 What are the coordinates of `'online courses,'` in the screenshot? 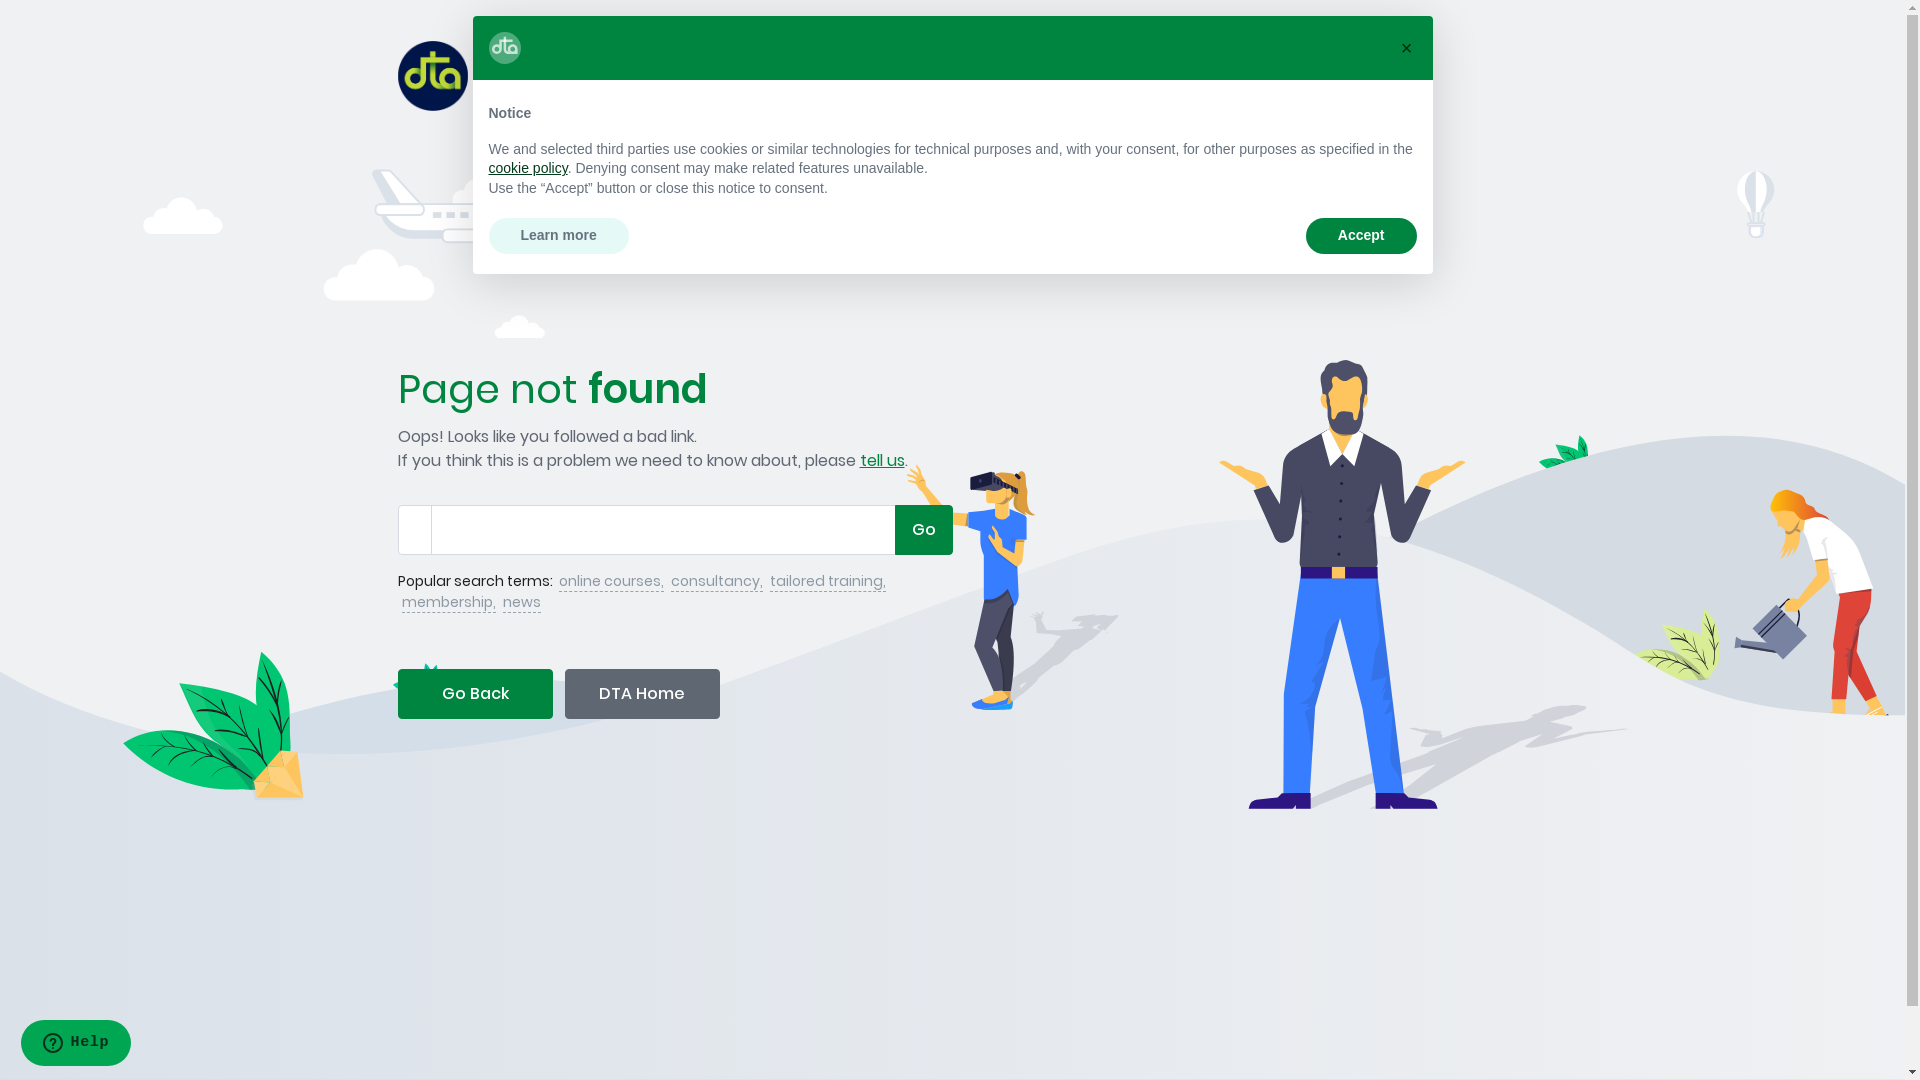 It's located at (609, 581).